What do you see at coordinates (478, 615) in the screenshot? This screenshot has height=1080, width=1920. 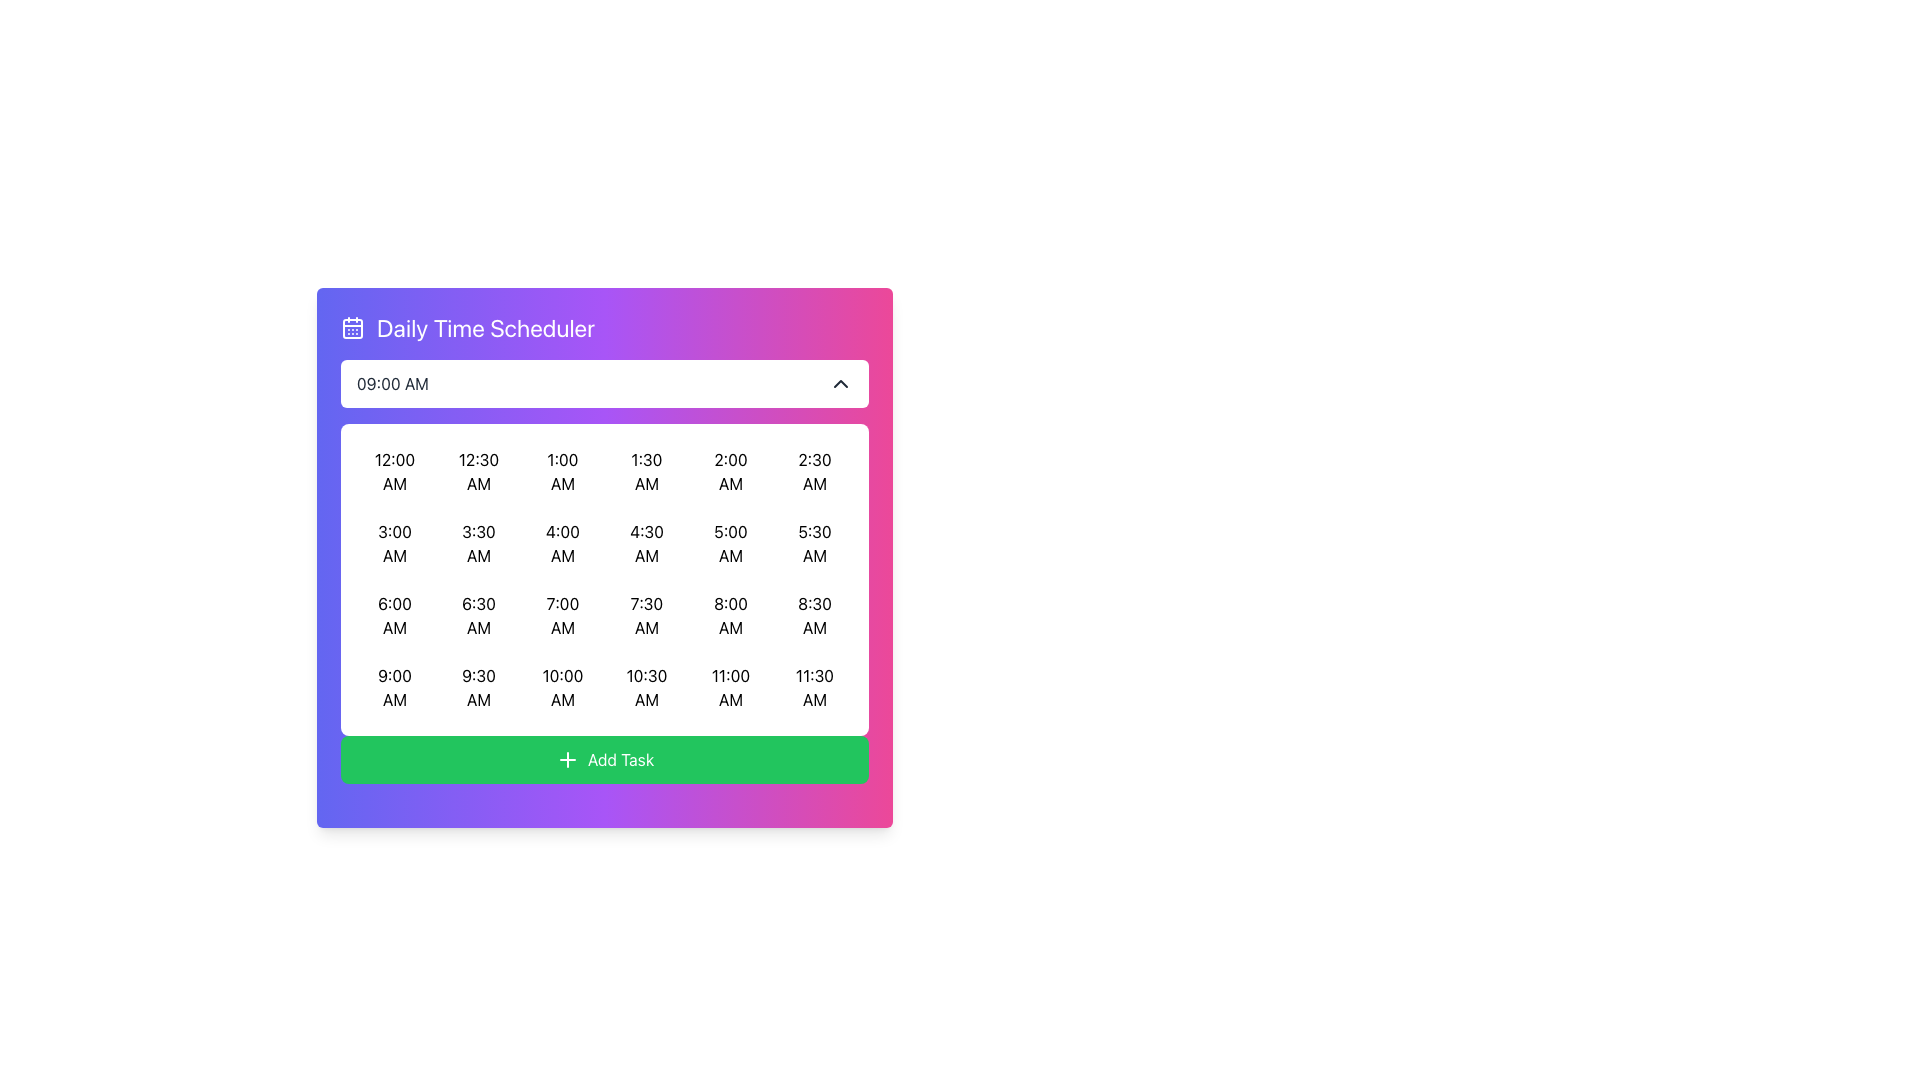 I see `the selectable time slot button located in the fourth row and second column of the daily schedule grid` at bounding box center [478, 615].